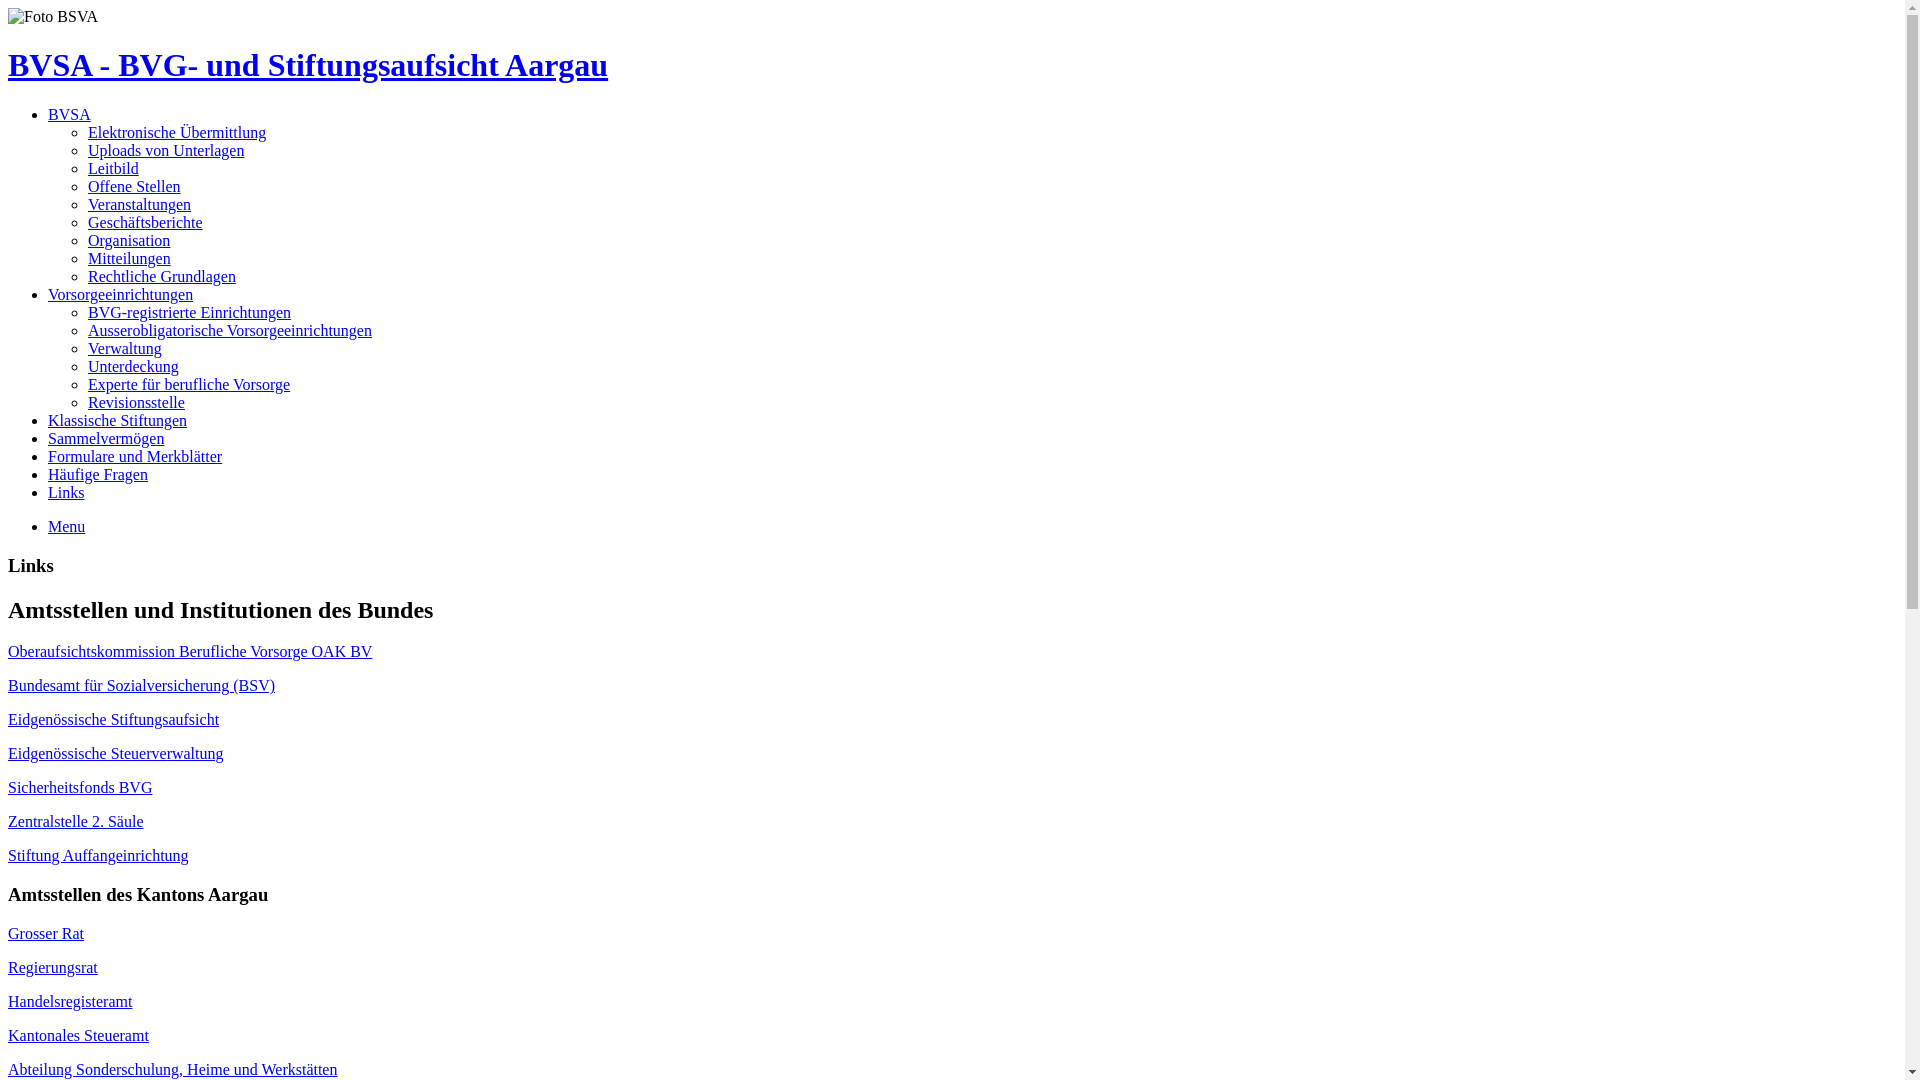 The image size is (1920, 1080). I want to click on 'BVSA', so click(69, 114).